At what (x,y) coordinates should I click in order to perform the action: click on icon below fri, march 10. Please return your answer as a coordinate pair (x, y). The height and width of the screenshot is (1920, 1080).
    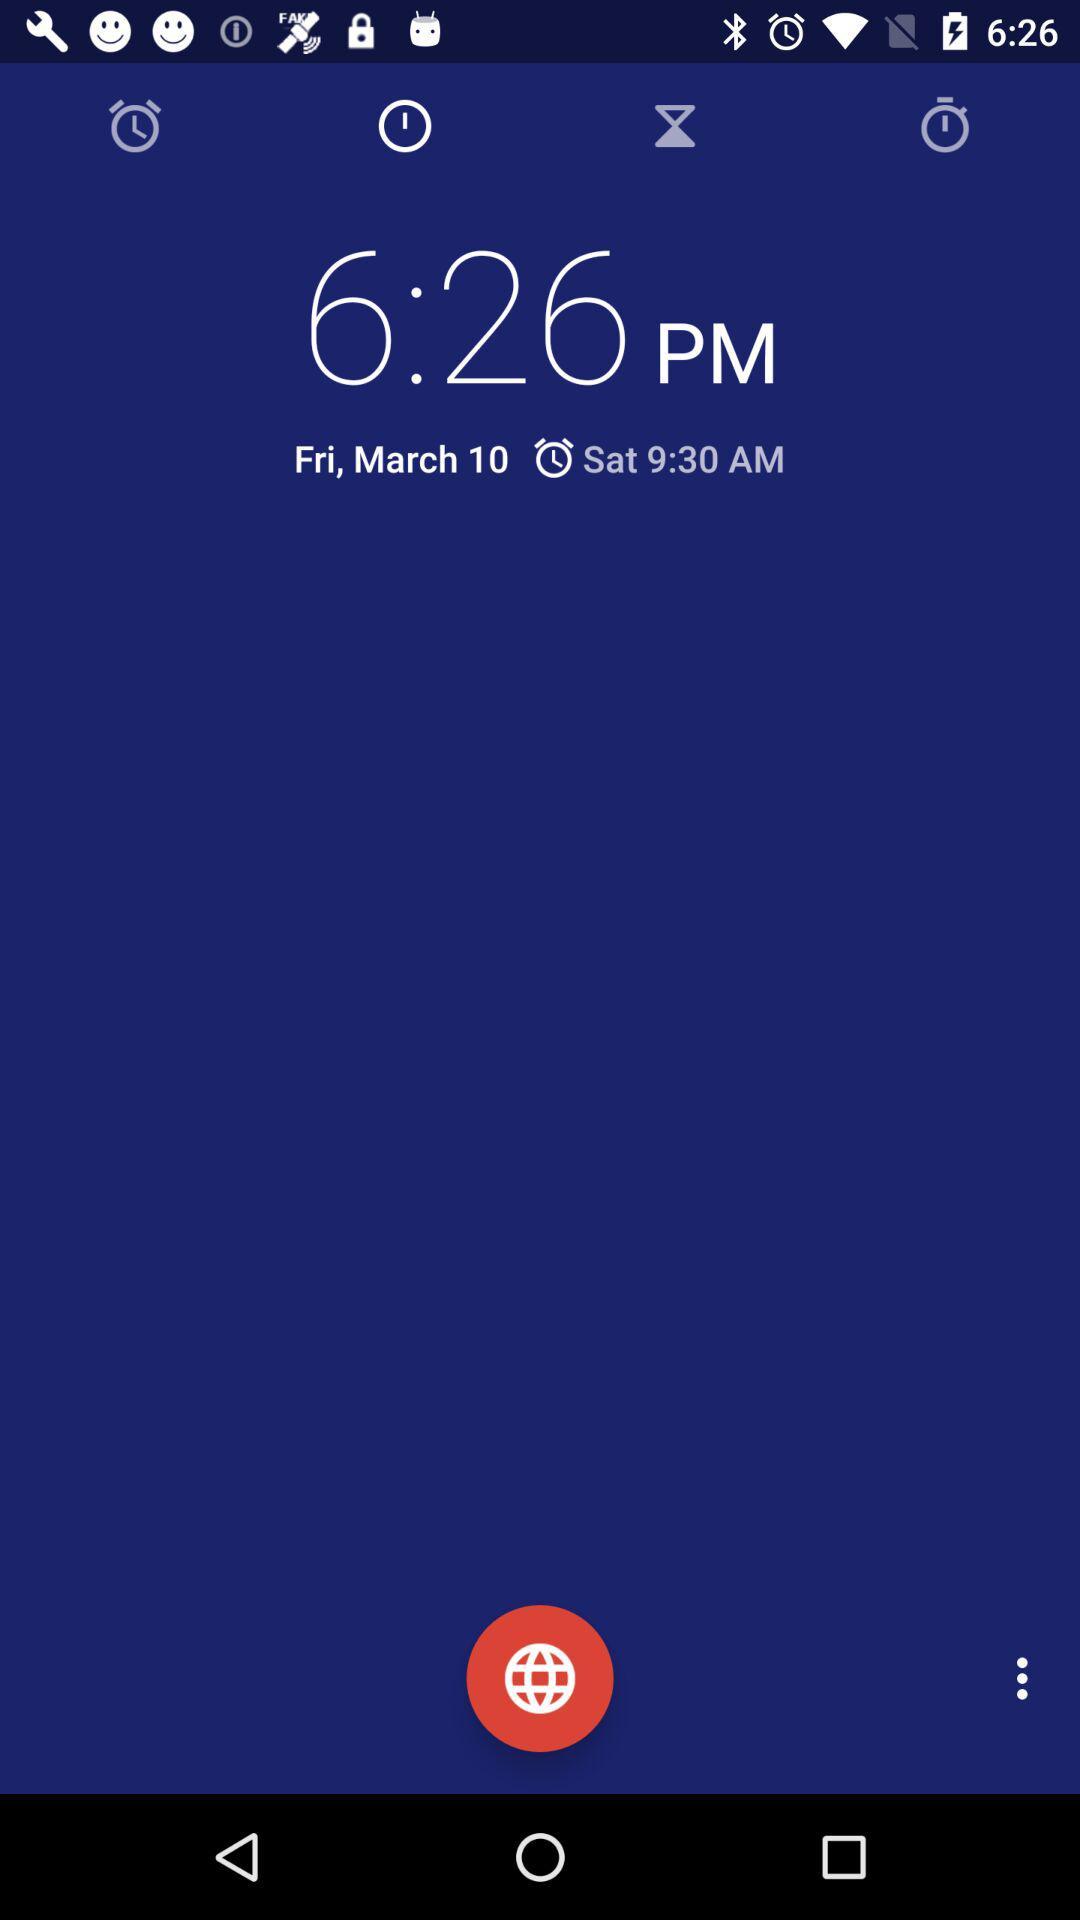
    Looking at the image, I should click on (555, 597).